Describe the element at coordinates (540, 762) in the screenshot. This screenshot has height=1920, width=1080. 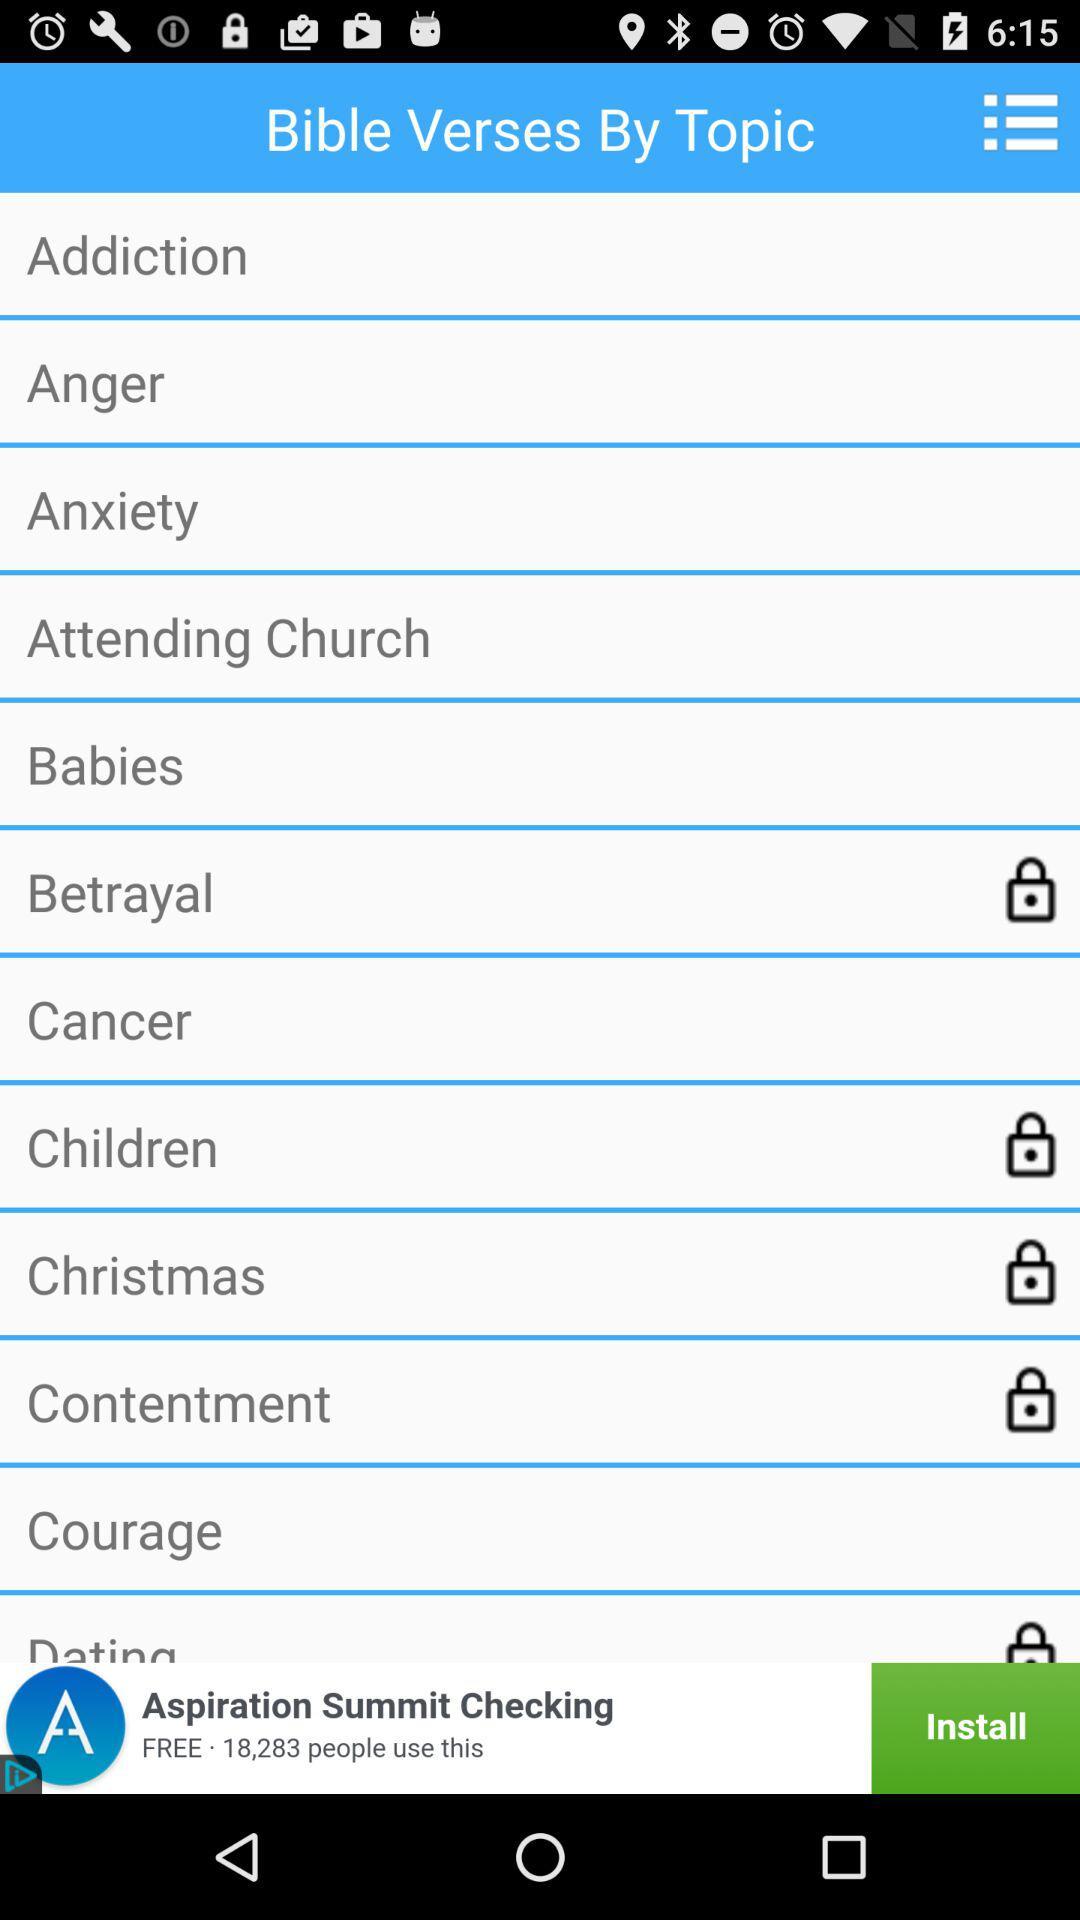
I see `the icon below attending church icon` at that location.